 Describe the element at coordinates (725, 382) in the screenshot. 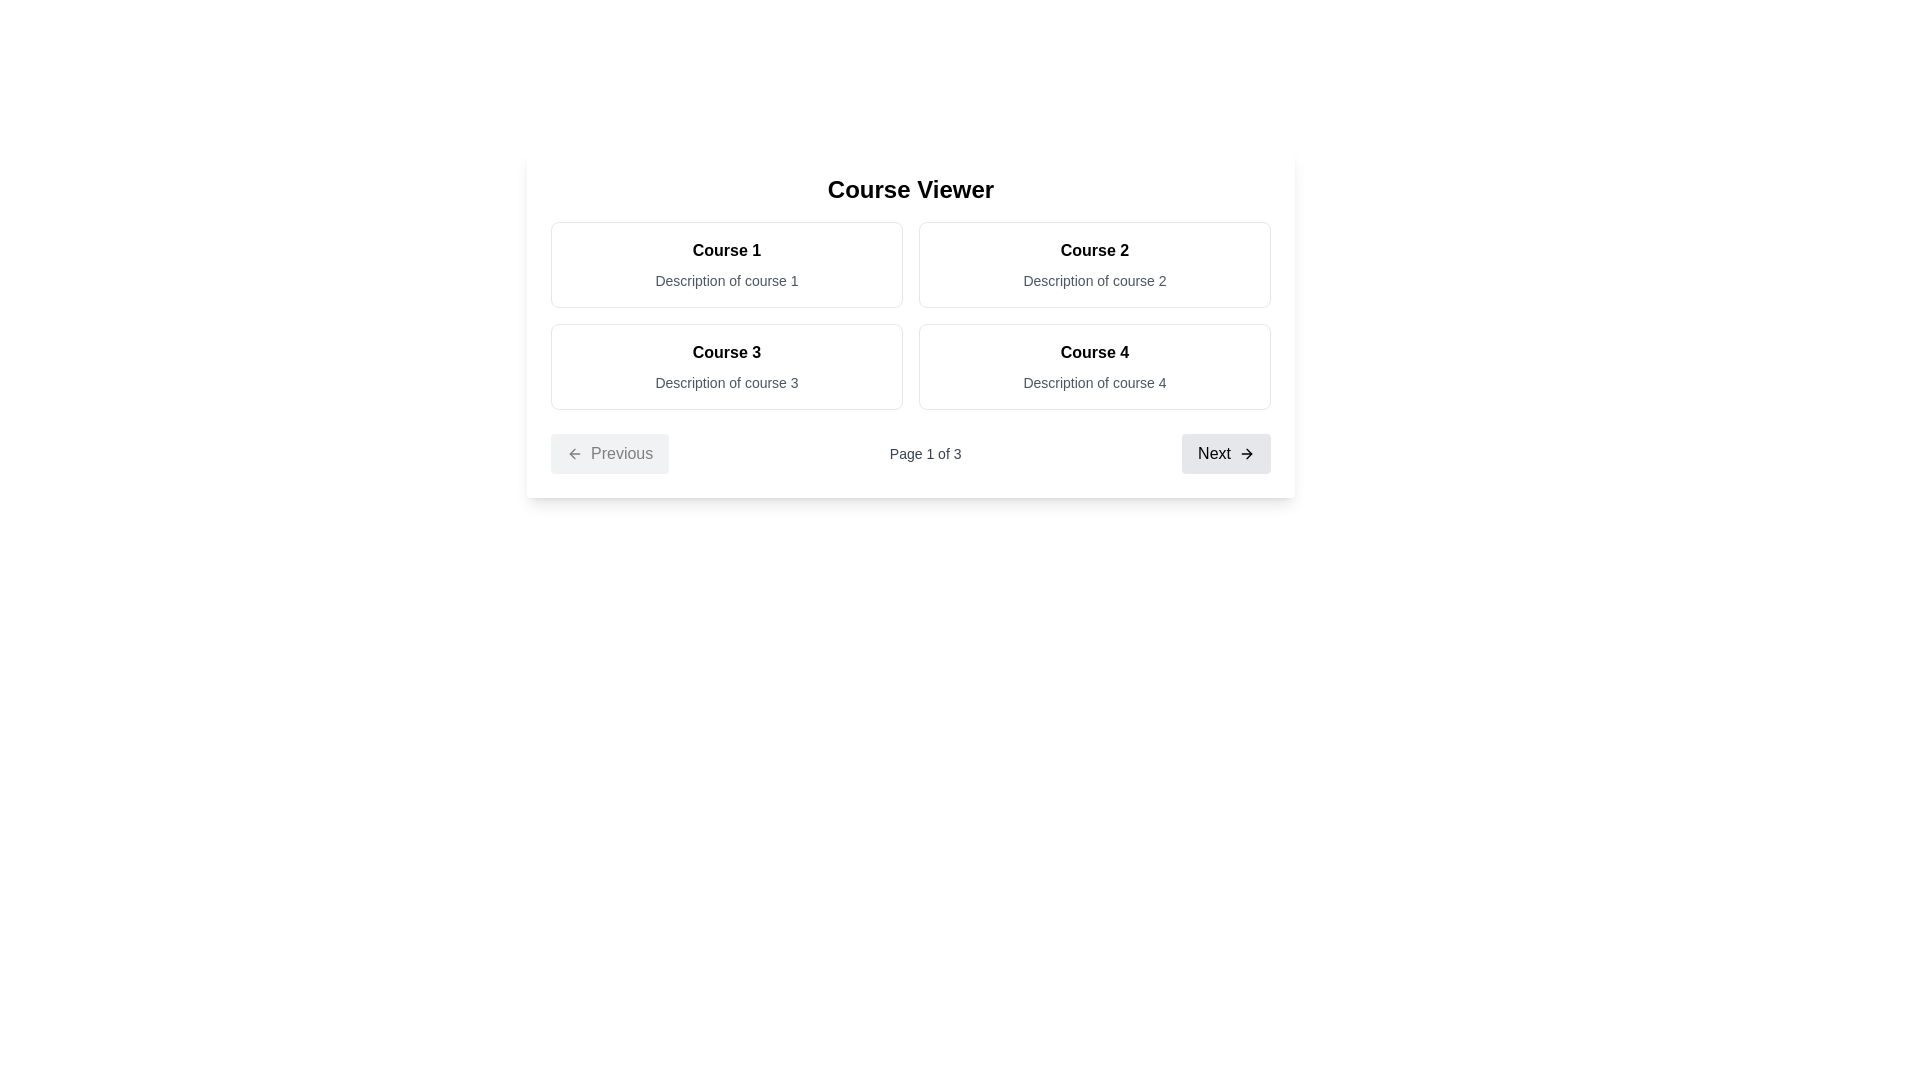

I see `the text label that provides a brief description for Course 3, located in the second row, first column of the course layout grid, beneath the 'Course 3' title` at that location.